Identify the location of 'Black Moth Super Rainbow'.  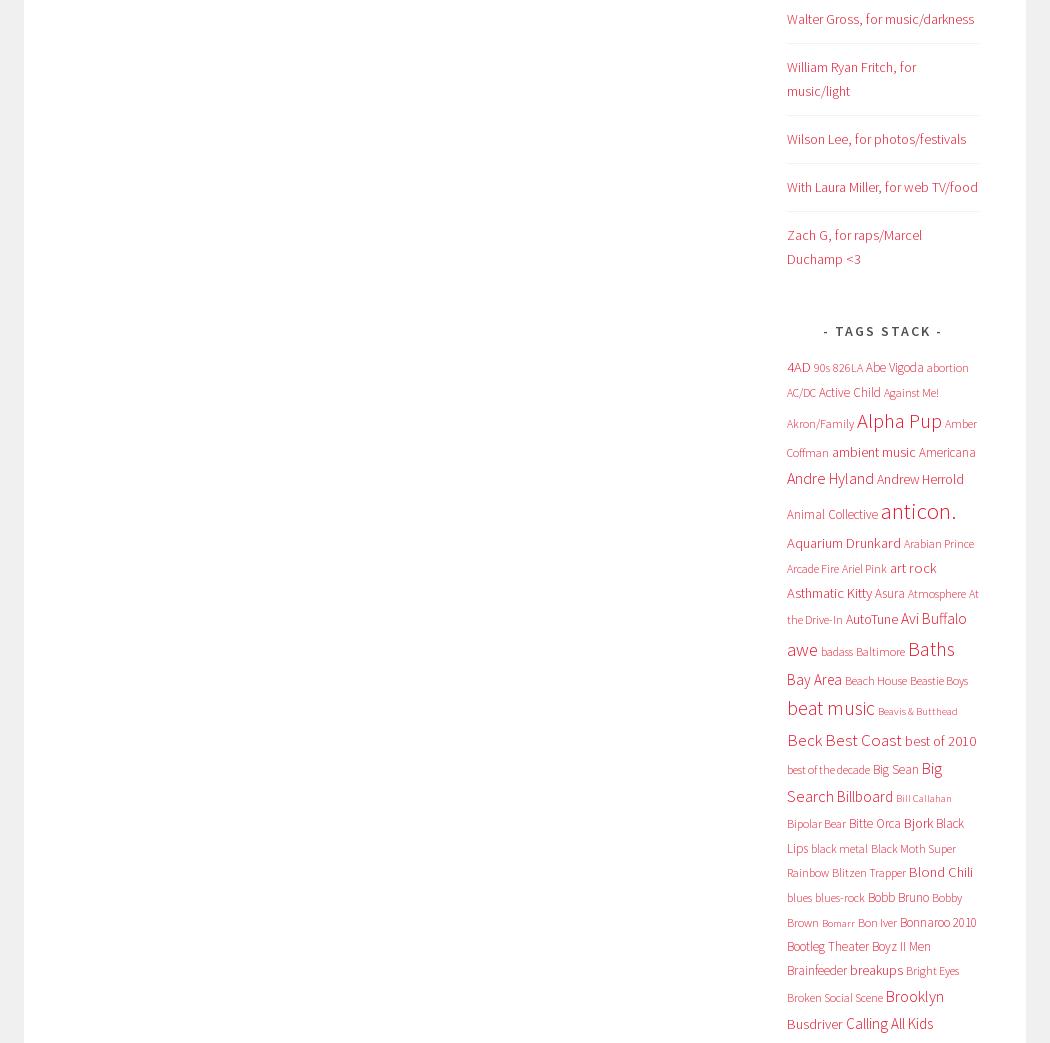
(869, 860).